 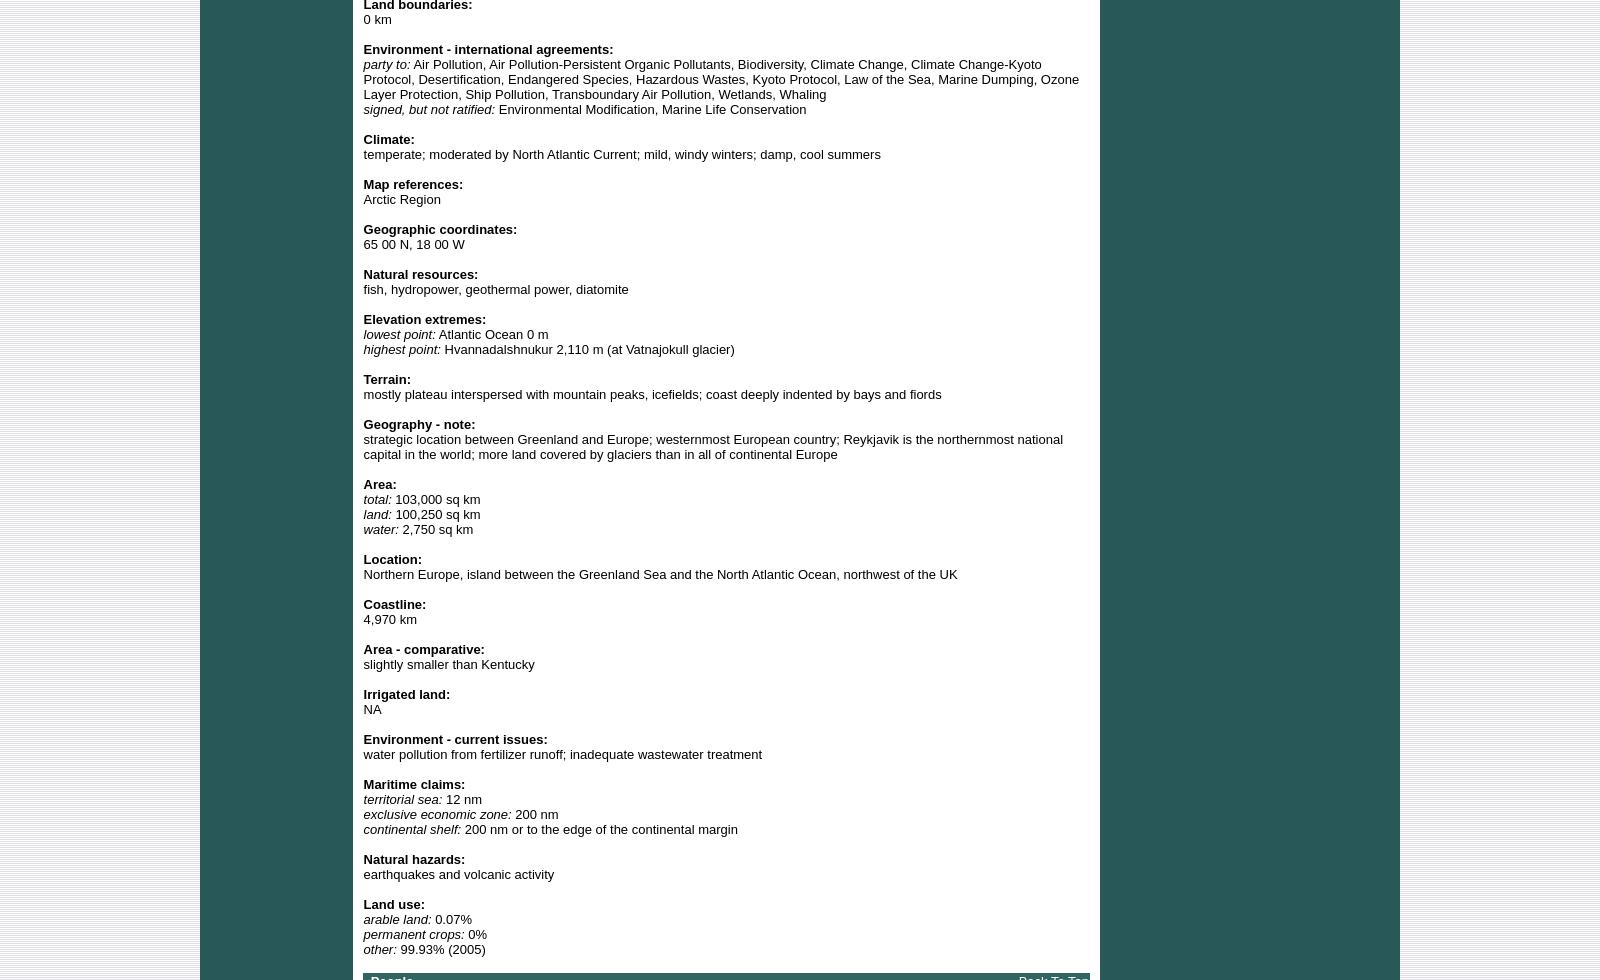 I want to click on 'temperate; moderated by North Atlantic Current; mild, windy winters; damp, cool summers', so click(x=621, y=153).